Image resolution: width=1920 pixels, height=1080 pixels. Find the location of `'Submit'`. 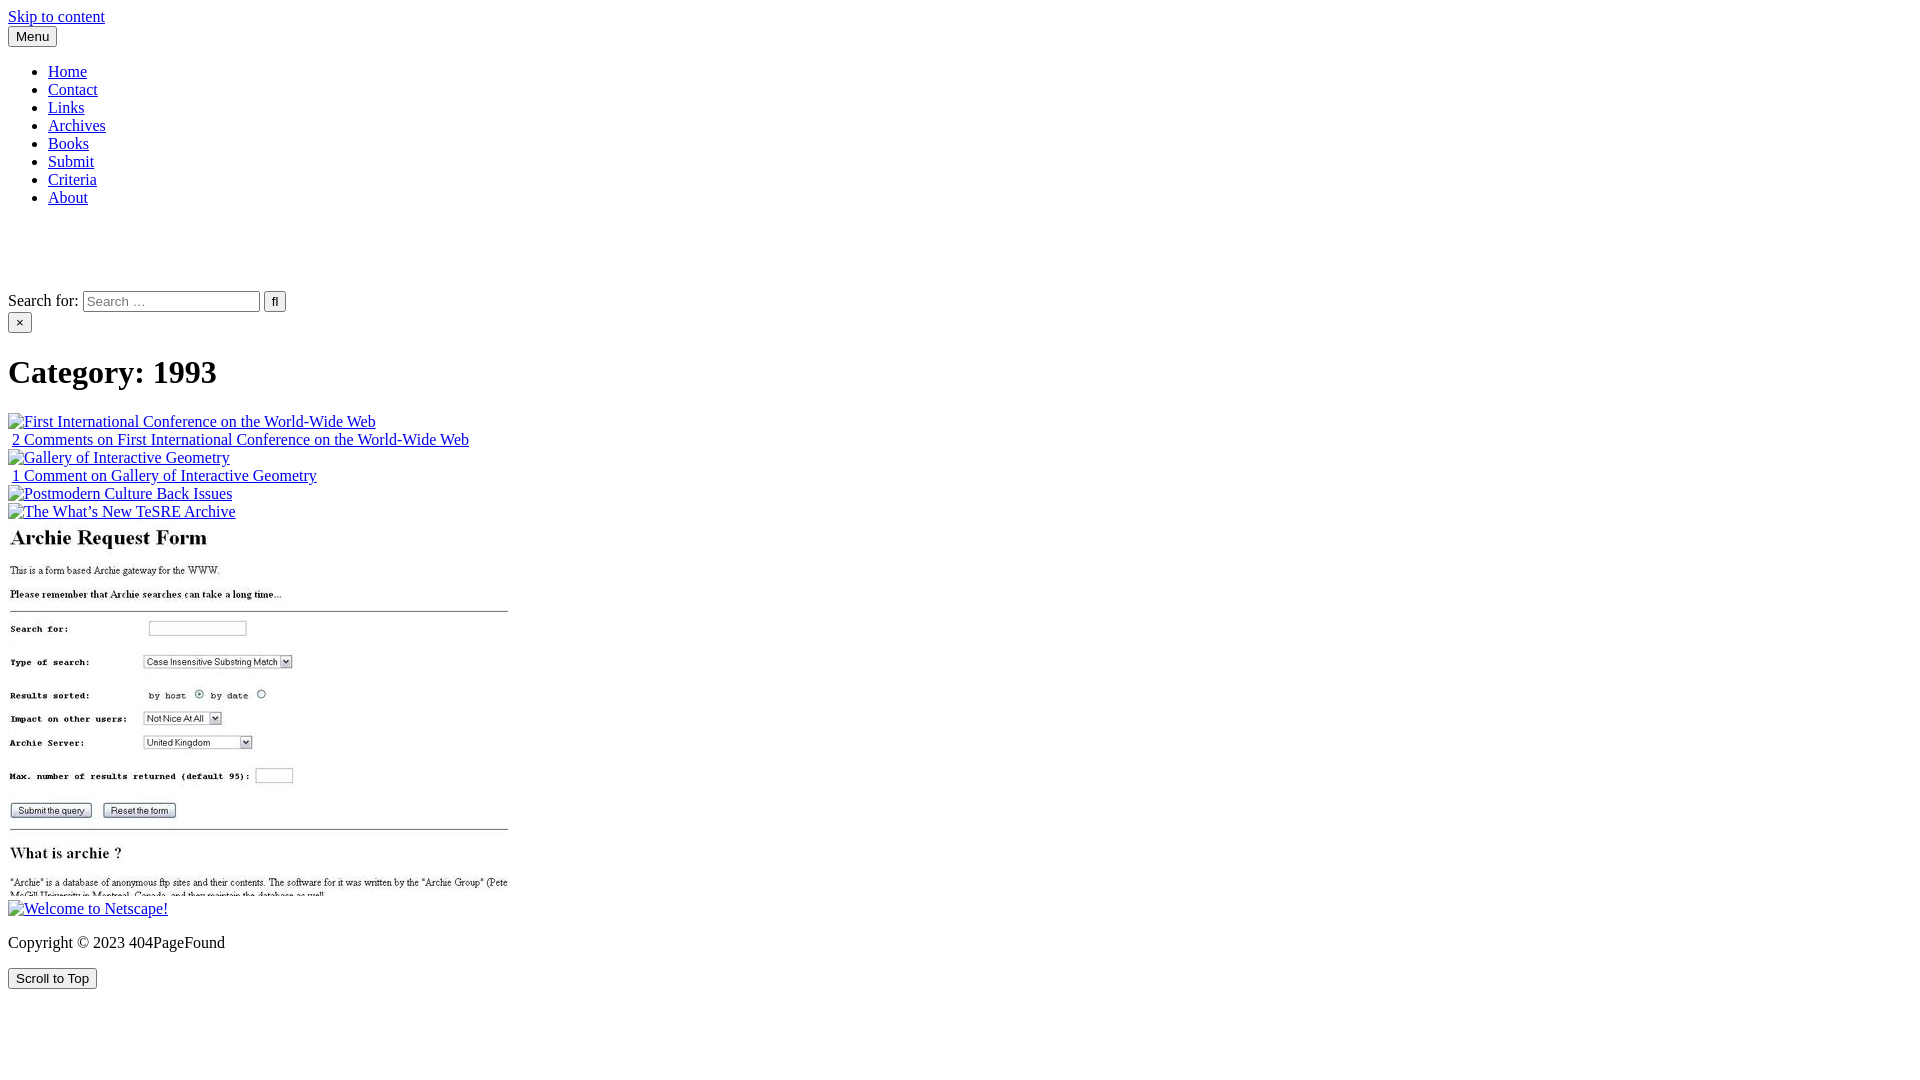

'Submit' is located at coordinates (71, 160).